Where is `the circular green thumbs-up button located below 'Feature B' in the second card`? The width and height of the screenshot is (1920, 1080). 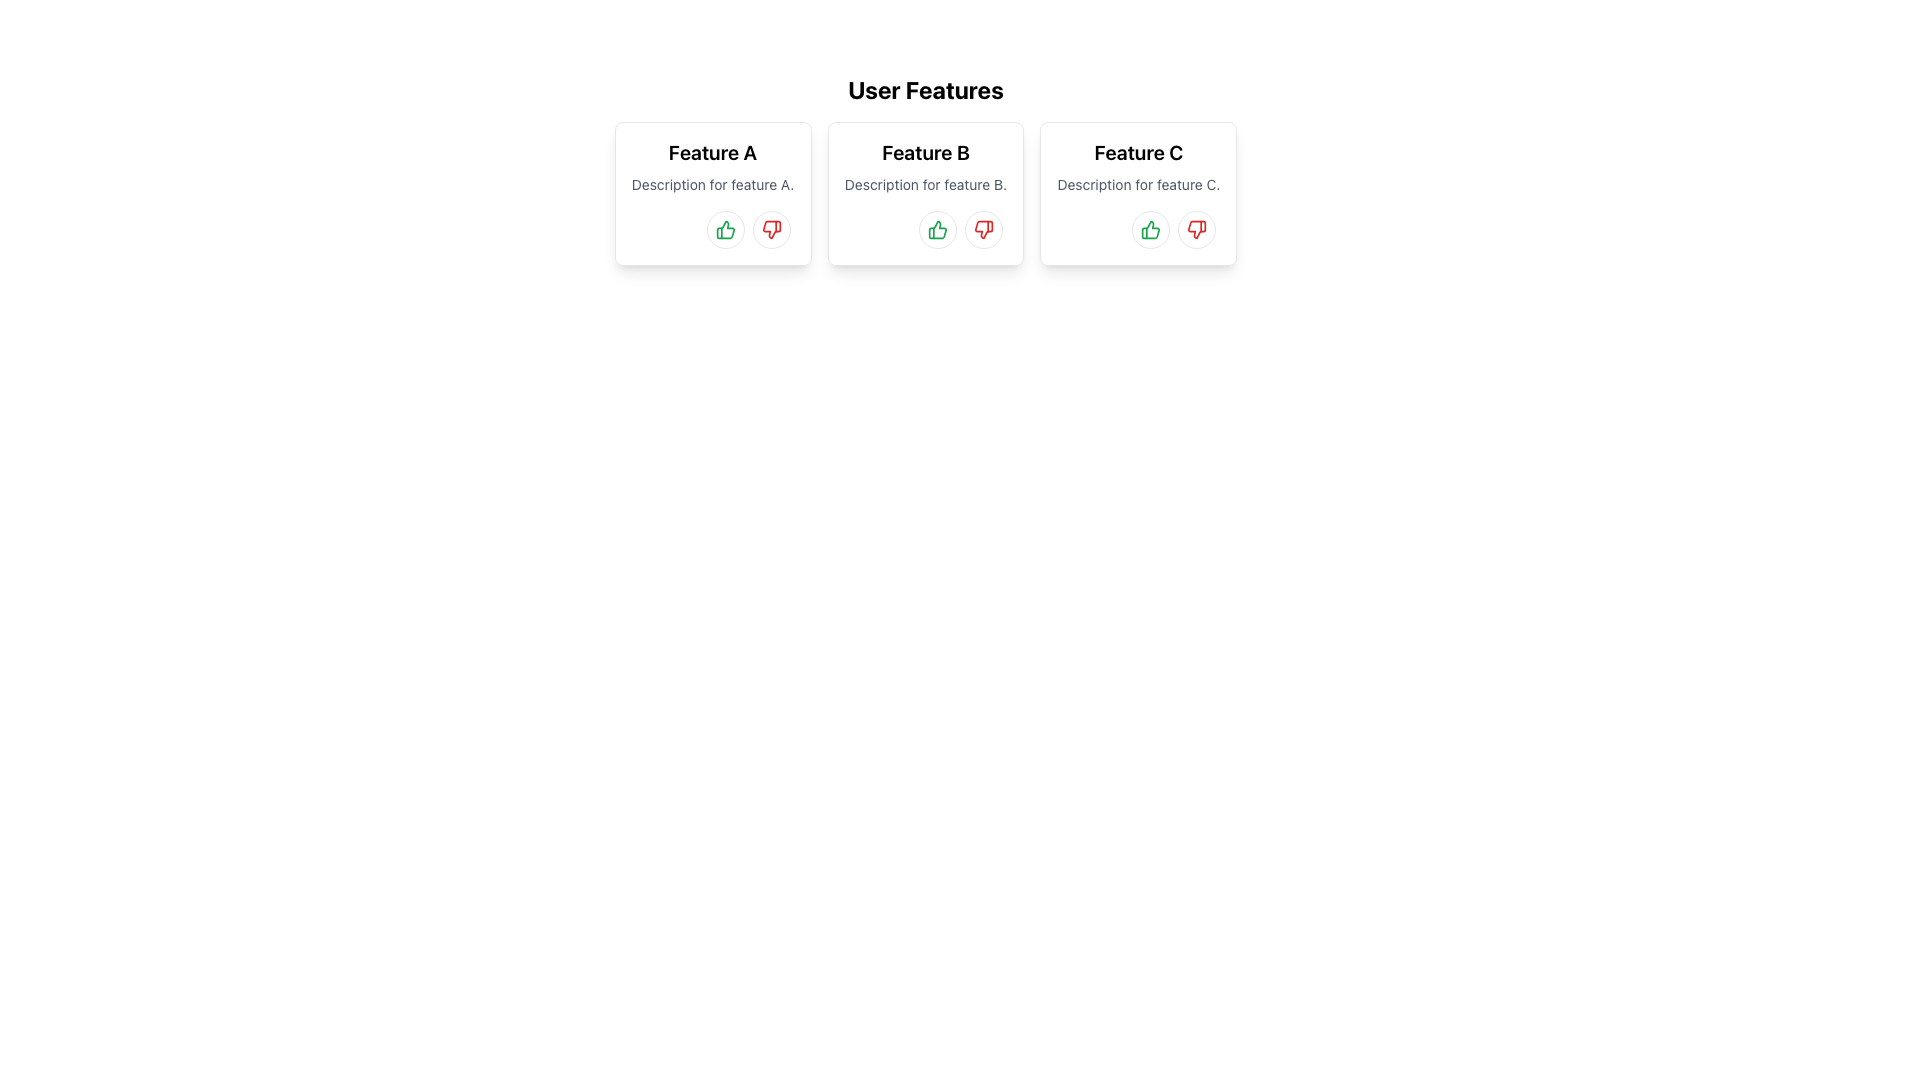
the circular green thumbs-up button located below 'Feature B' in the second card is located at coordinates (937, 229).